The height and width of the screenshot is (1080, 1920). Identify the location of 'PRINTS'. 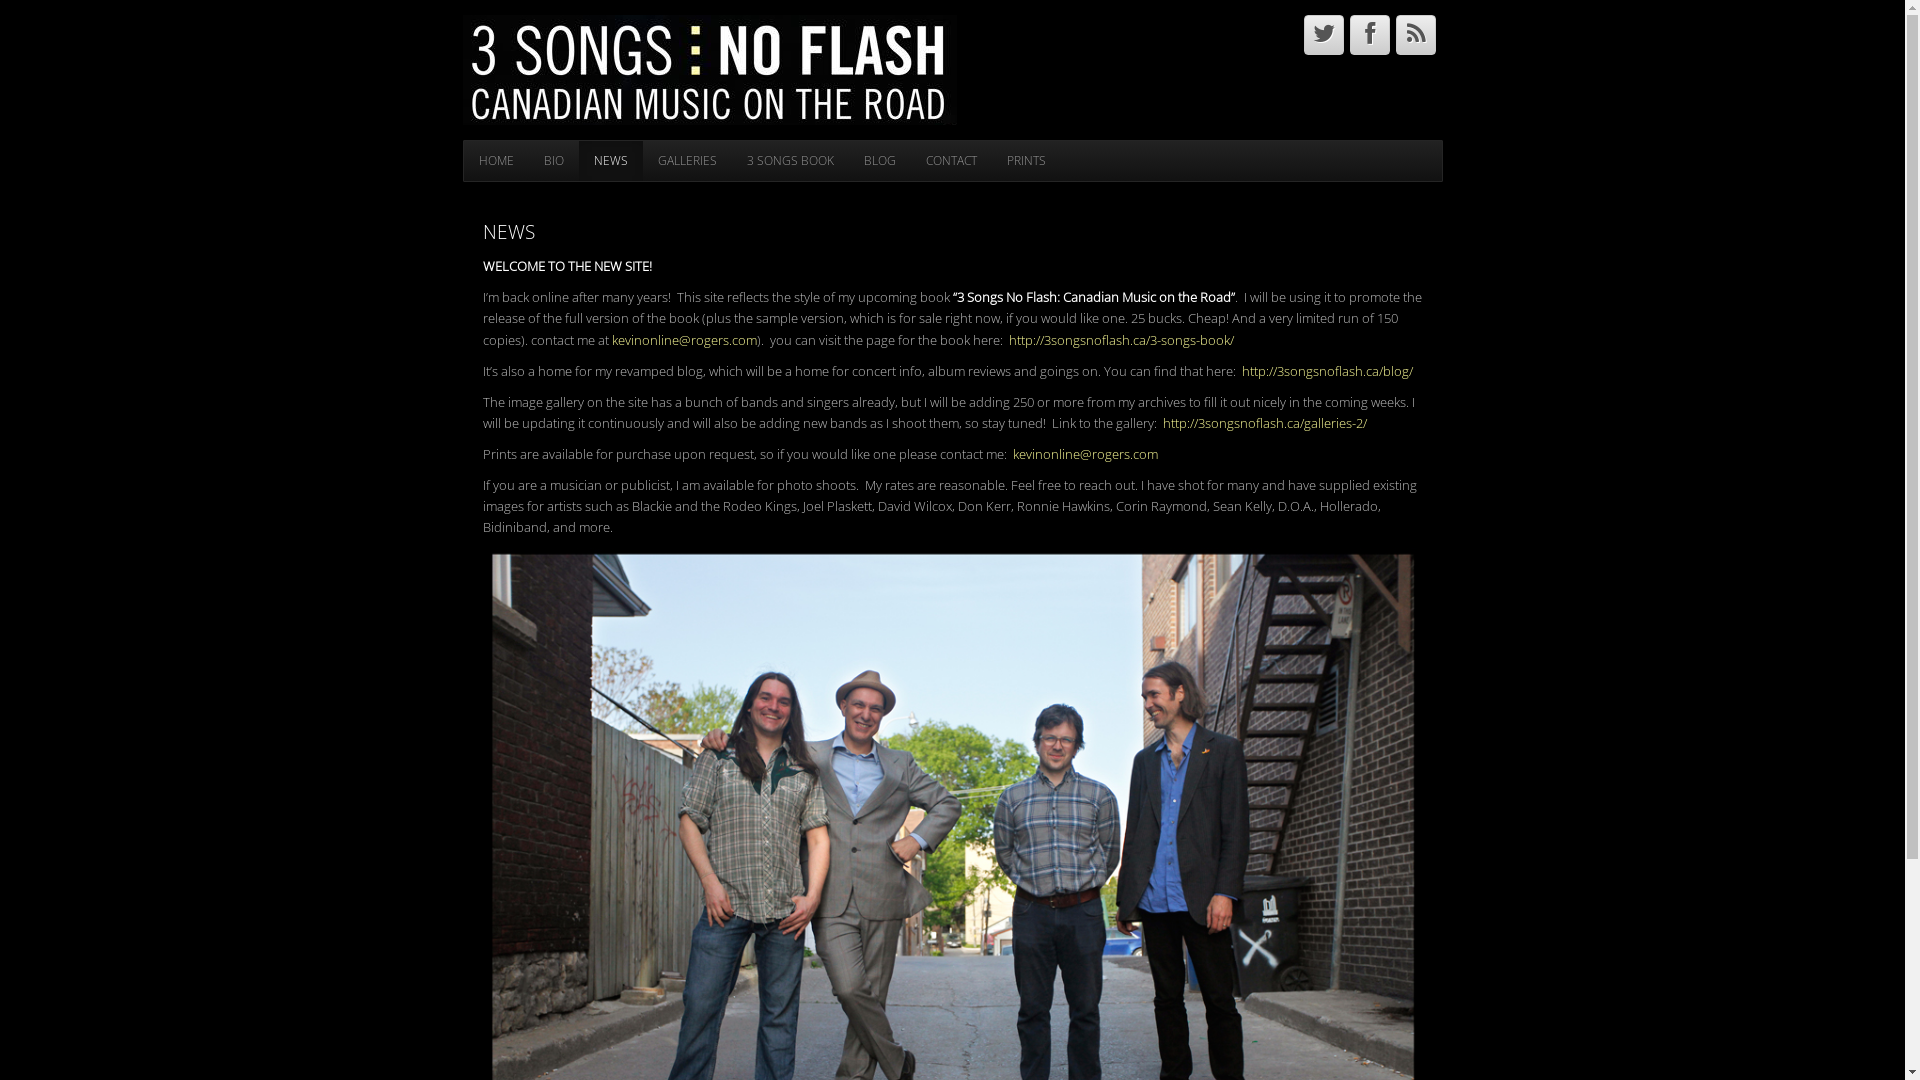
(992, 160).